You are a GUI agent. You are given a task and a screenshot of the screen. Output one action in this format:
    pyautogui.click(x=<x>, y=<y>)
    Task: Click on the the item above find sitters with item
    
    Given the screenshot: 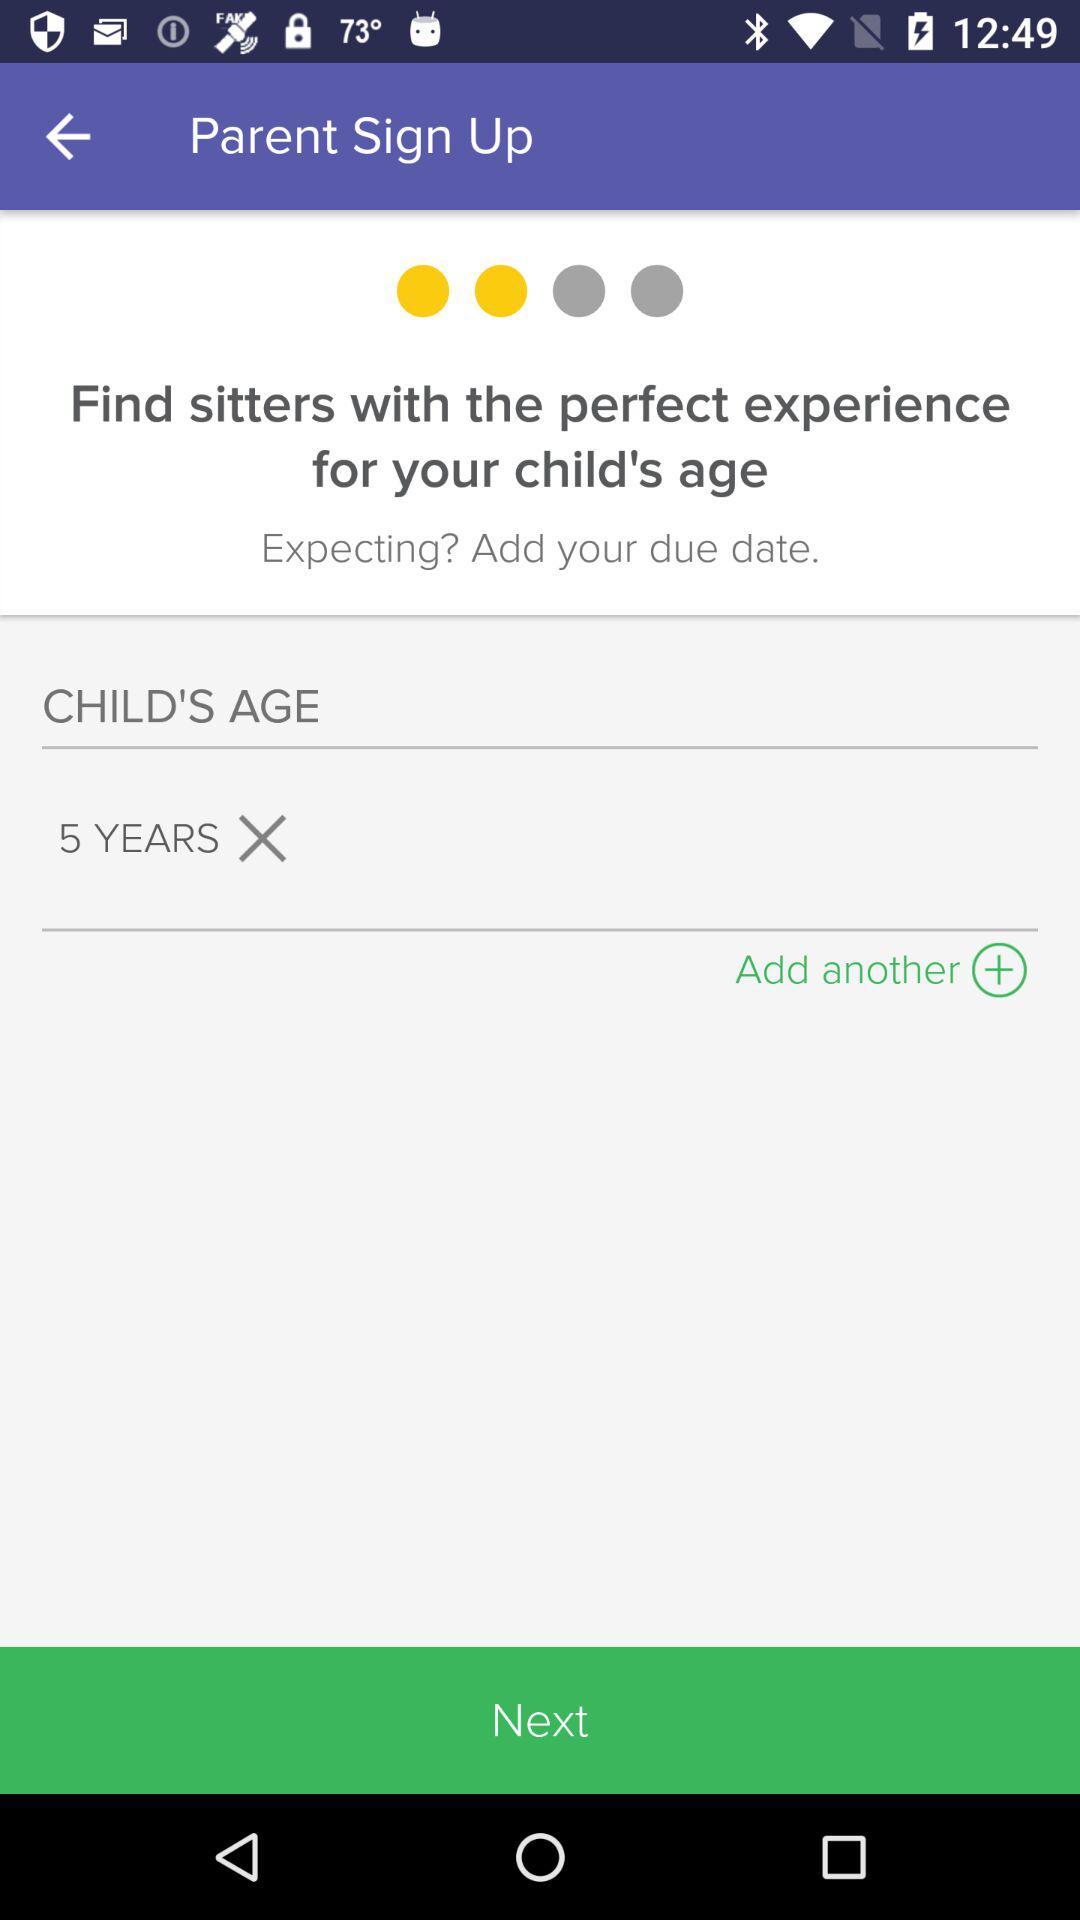 What is the action you would take?
    pyautogui.click(x=72, y=135)
    